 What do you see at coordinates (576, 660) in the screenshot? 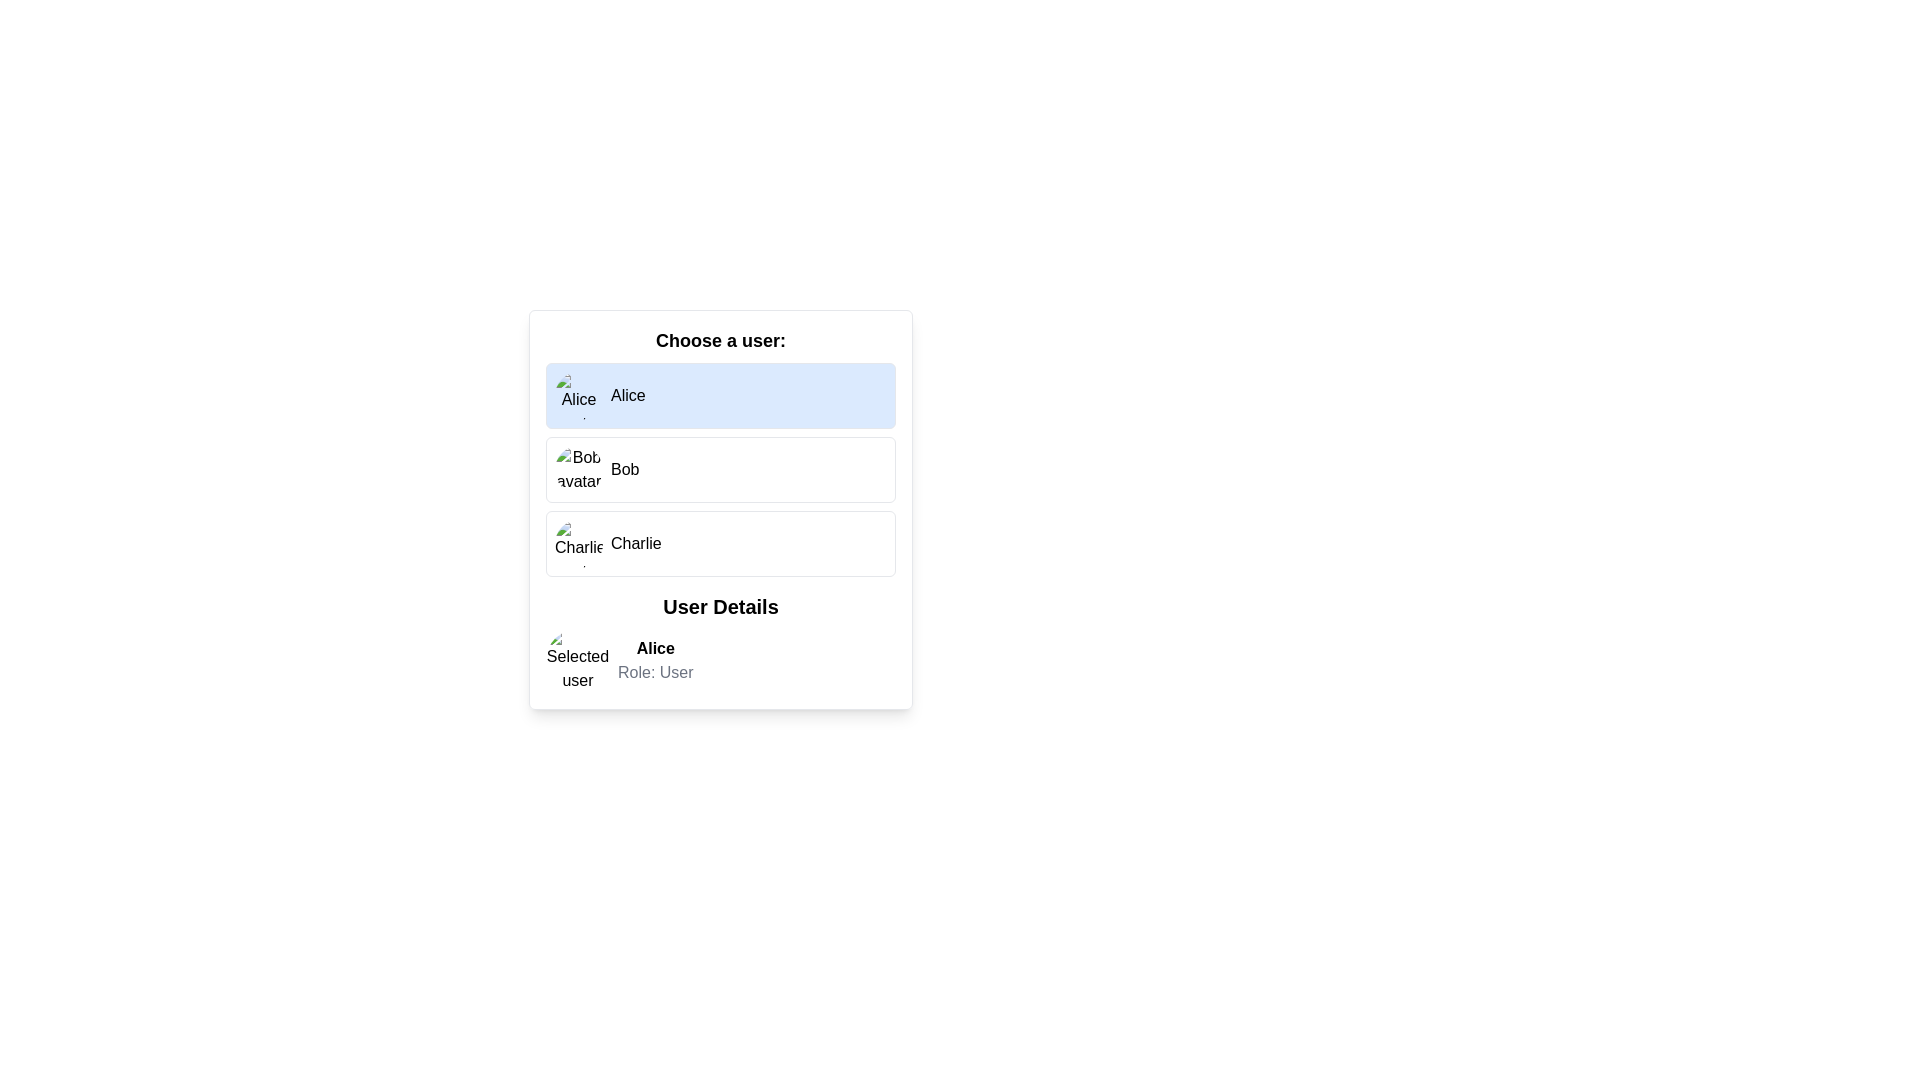
I see `the circular avatar image displaying 'Selected user avatar', located to the left of the text 'Alice' in the 'User Details' section` at bounding box center [576, 660].